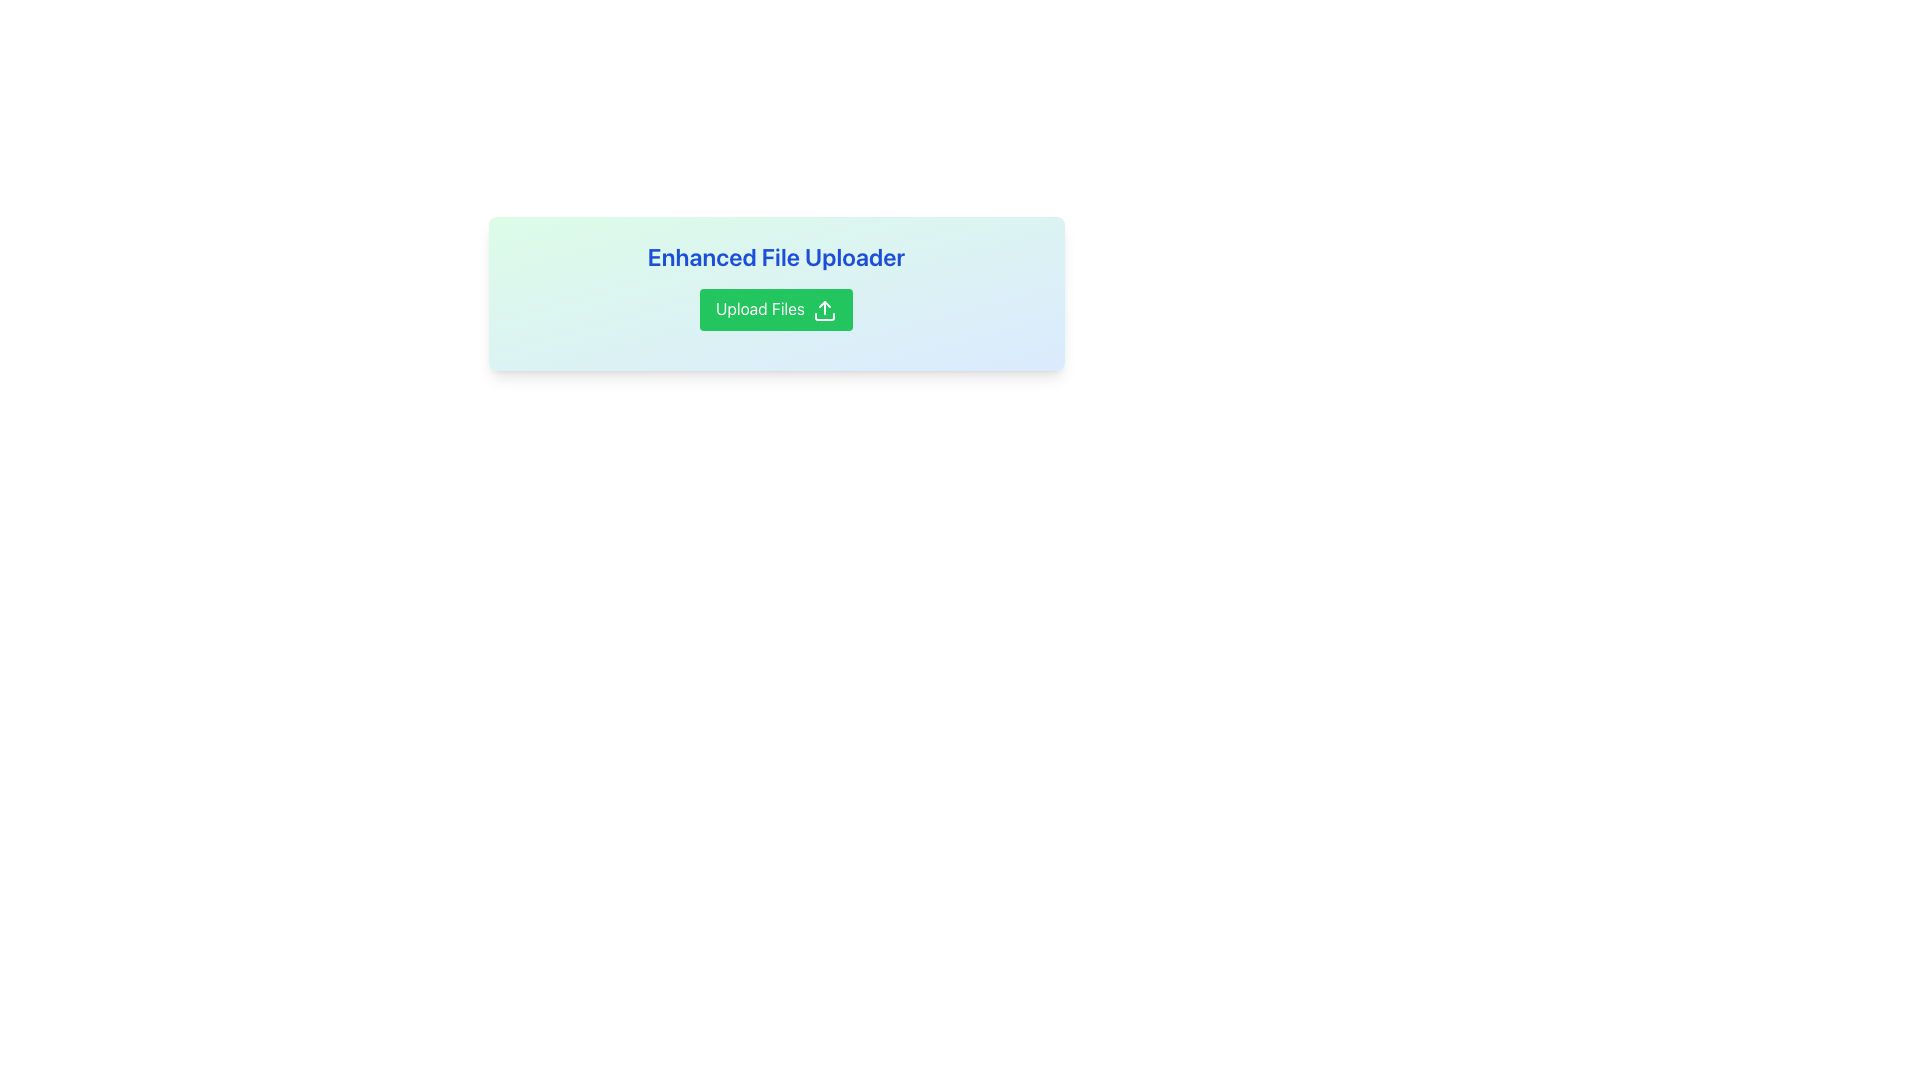  Describe the element at coordinates (825, 310) in the screenshot. I see `the upload files icon located to the right of the 'Upload Files' button, centered vertically and horizontally within its boundaries` at that location.